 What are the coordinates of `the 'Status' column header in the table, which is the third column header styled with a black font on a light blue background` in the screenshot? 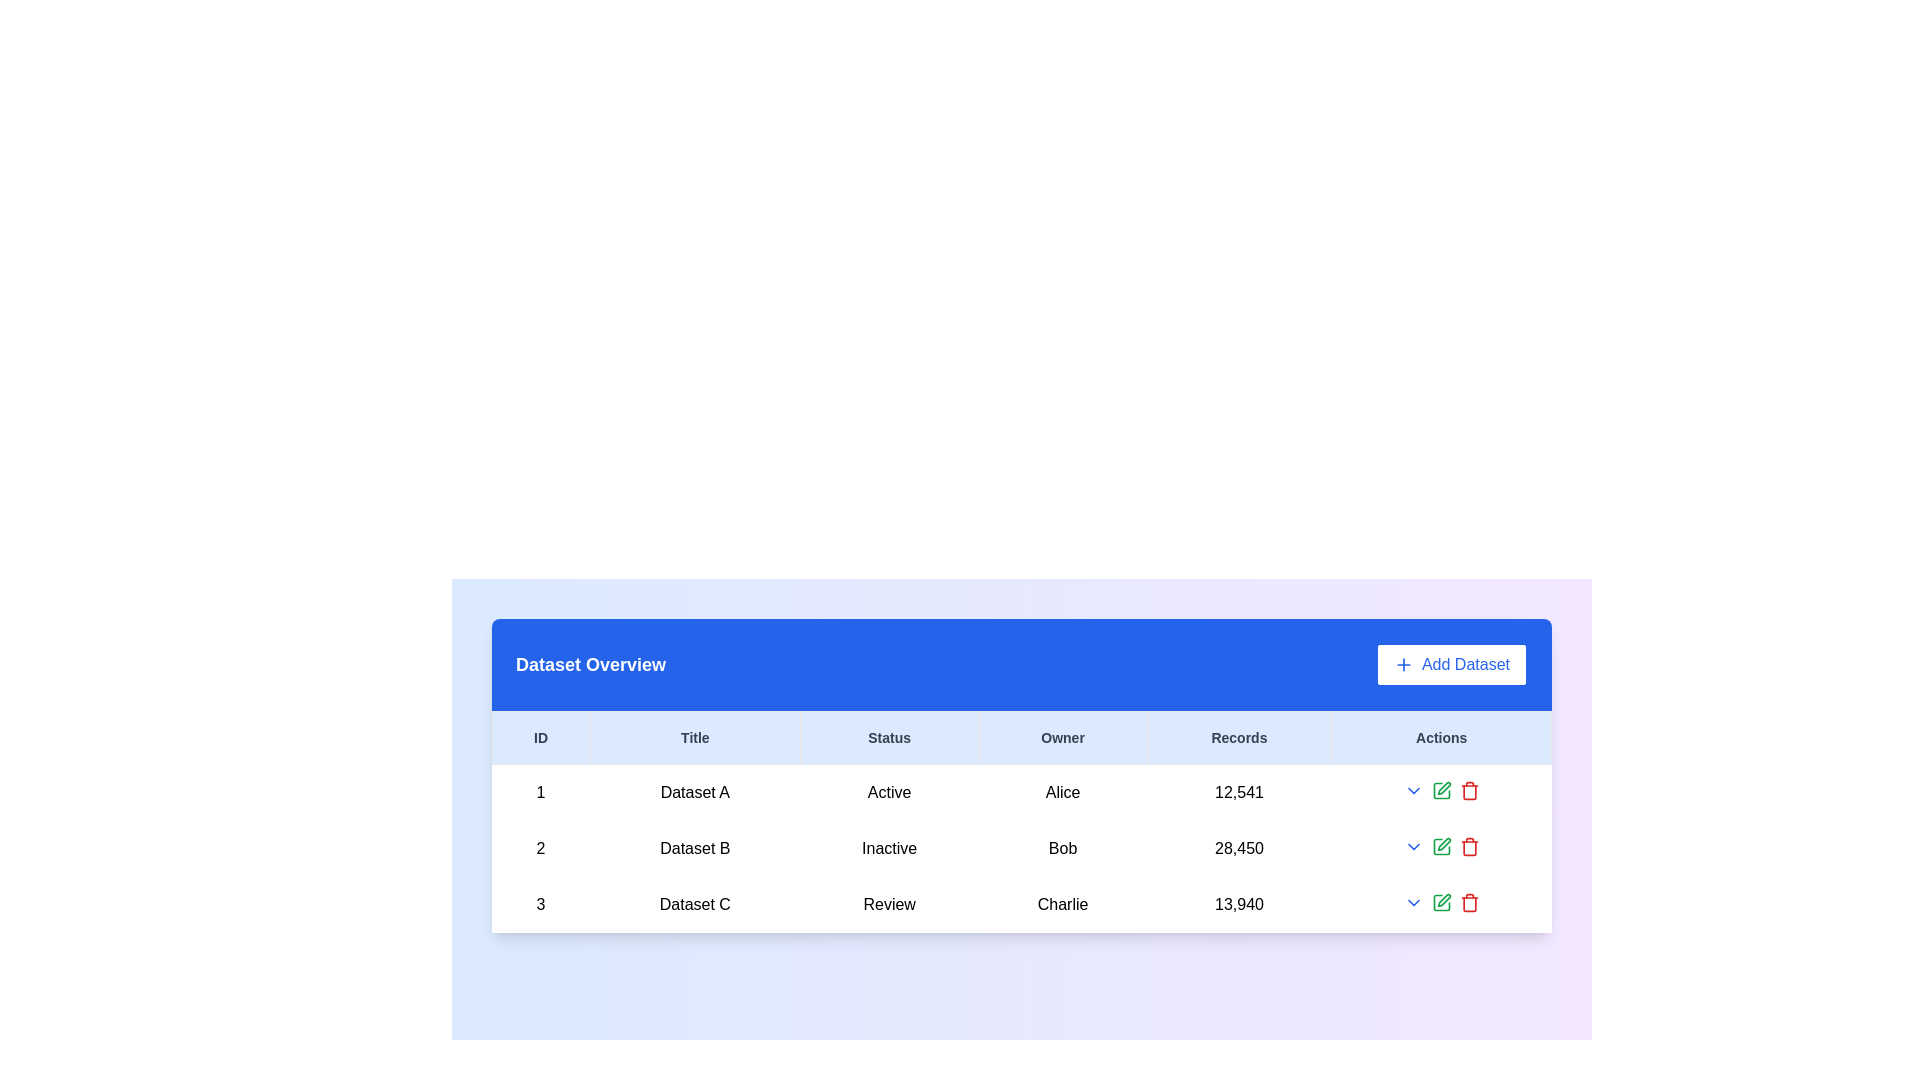 It's located at (888, 737).